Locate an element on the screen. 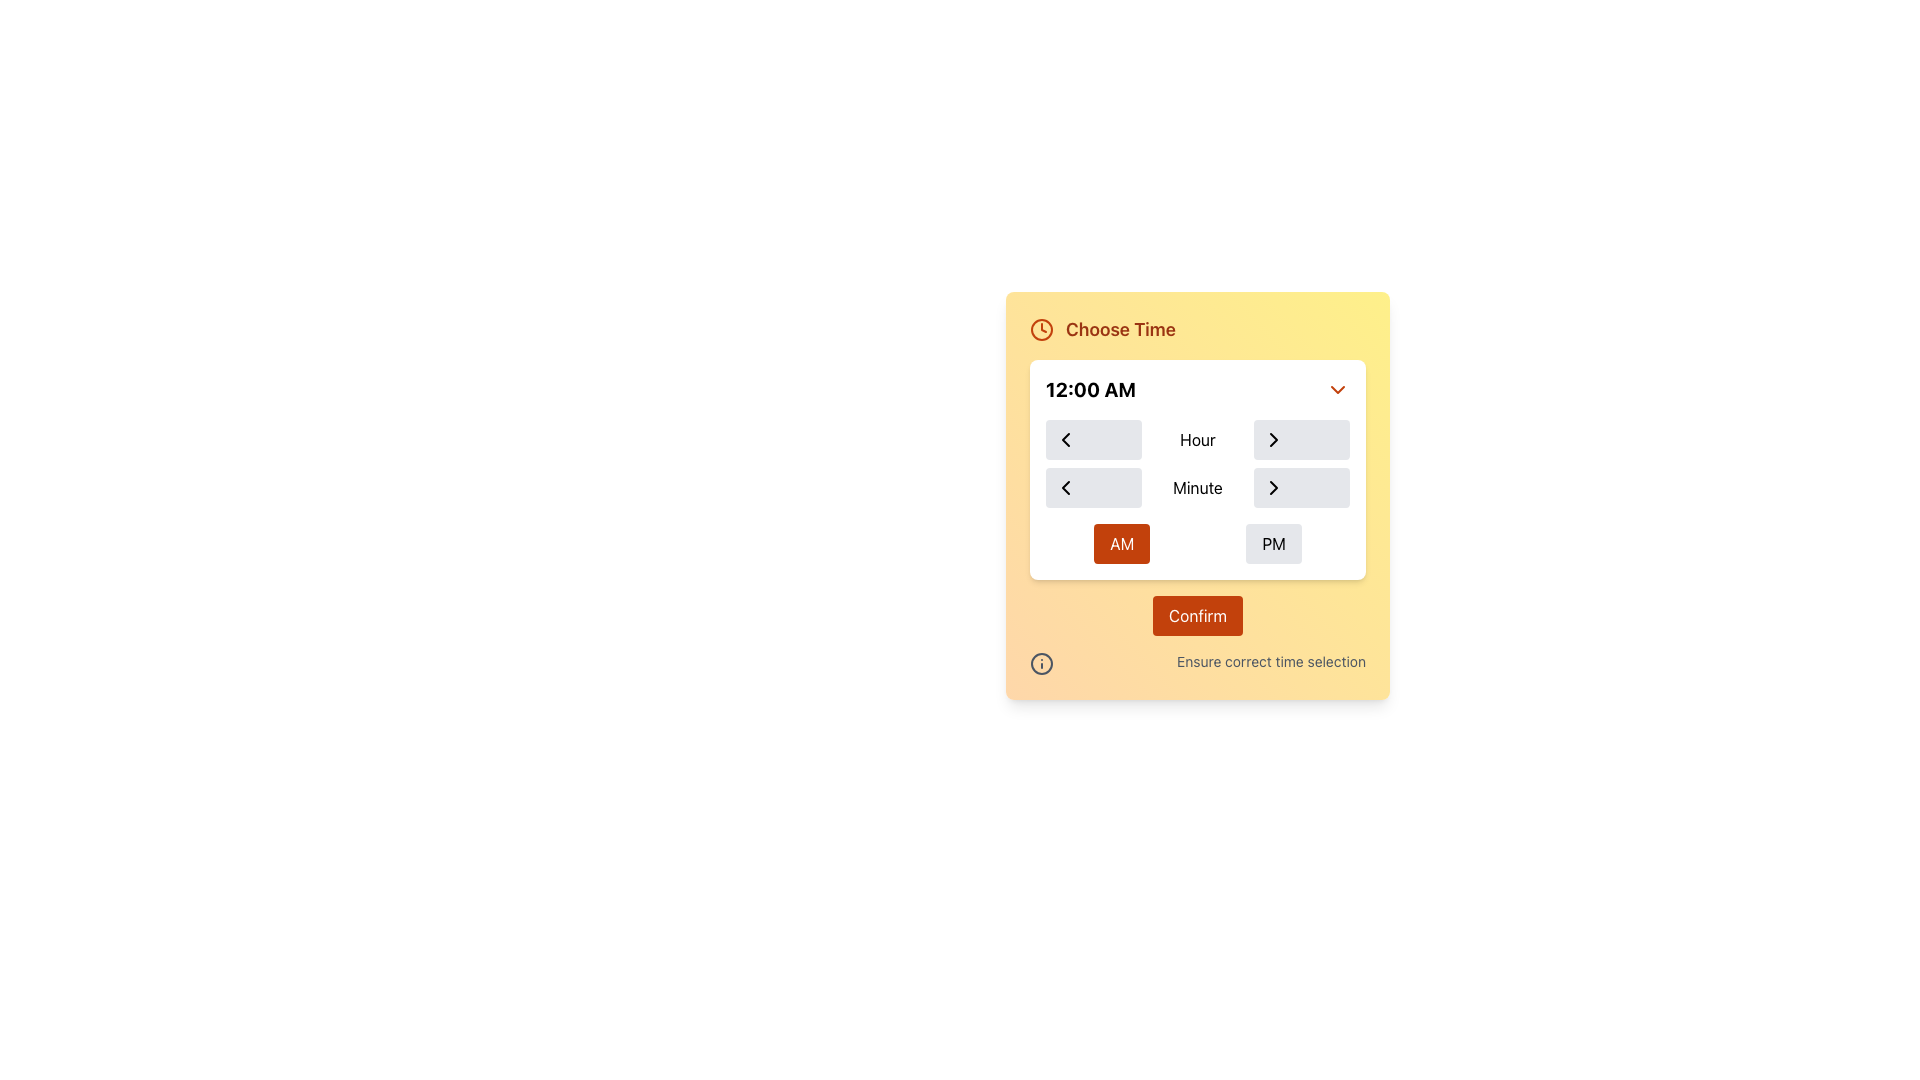  the leftward pointing chevron icon button located to the left of the 'Minute' label in the time selection interface to decrement the minute value is located at coordinates (1064, 488).